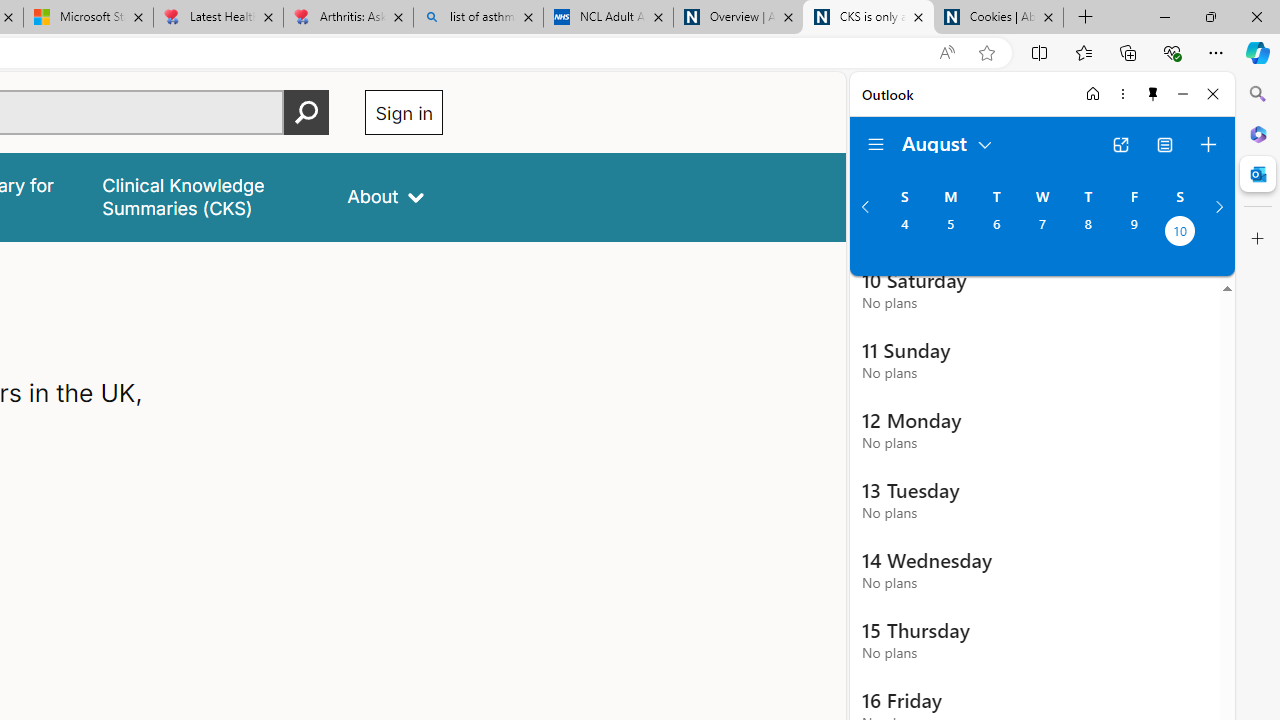  What do you see at coordinates (207, 197) in the screenshot?
I see `'false'` at bounding box center [207, 197].